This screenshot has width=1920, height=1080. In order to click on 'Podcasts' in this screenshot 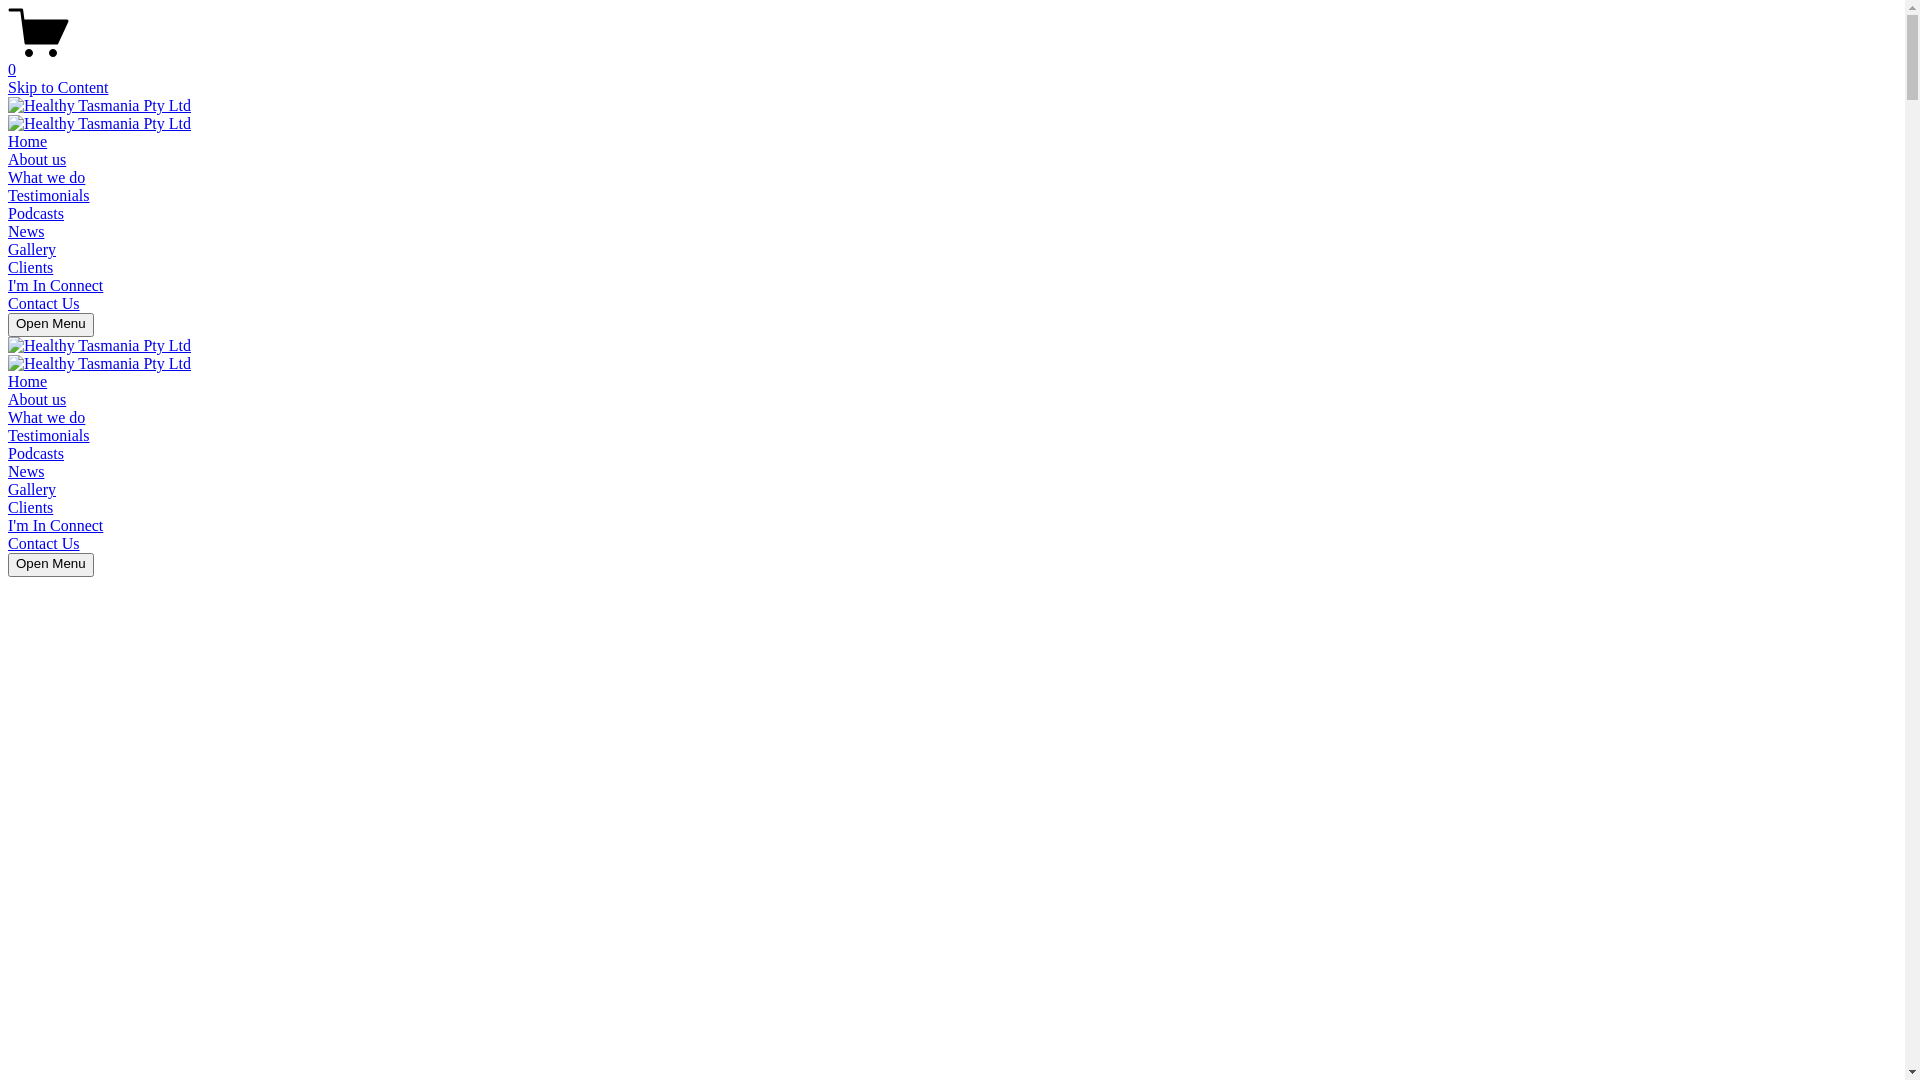, I will do `click(35, 213)`.